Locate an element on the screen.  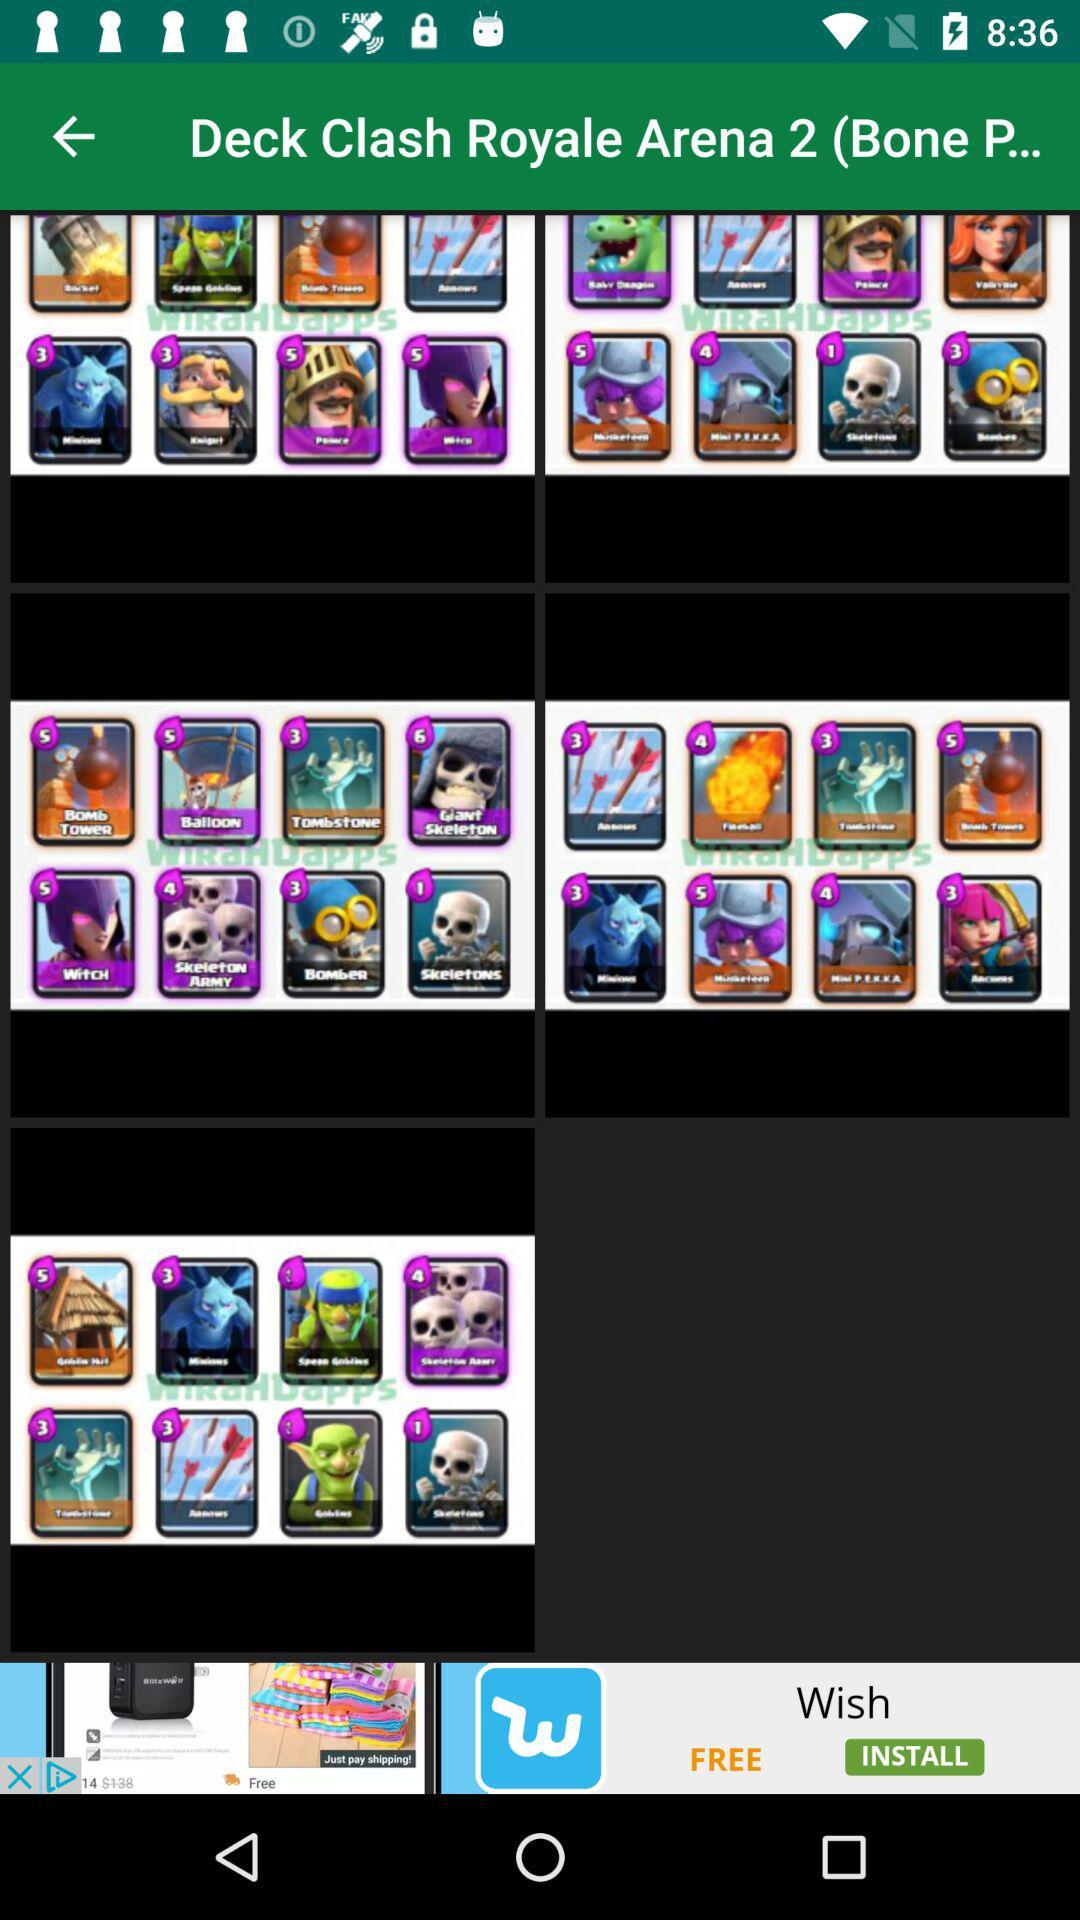
the left side images below the text which says deck clash royale arena 2 bone p is located at coordinates (272, 398).